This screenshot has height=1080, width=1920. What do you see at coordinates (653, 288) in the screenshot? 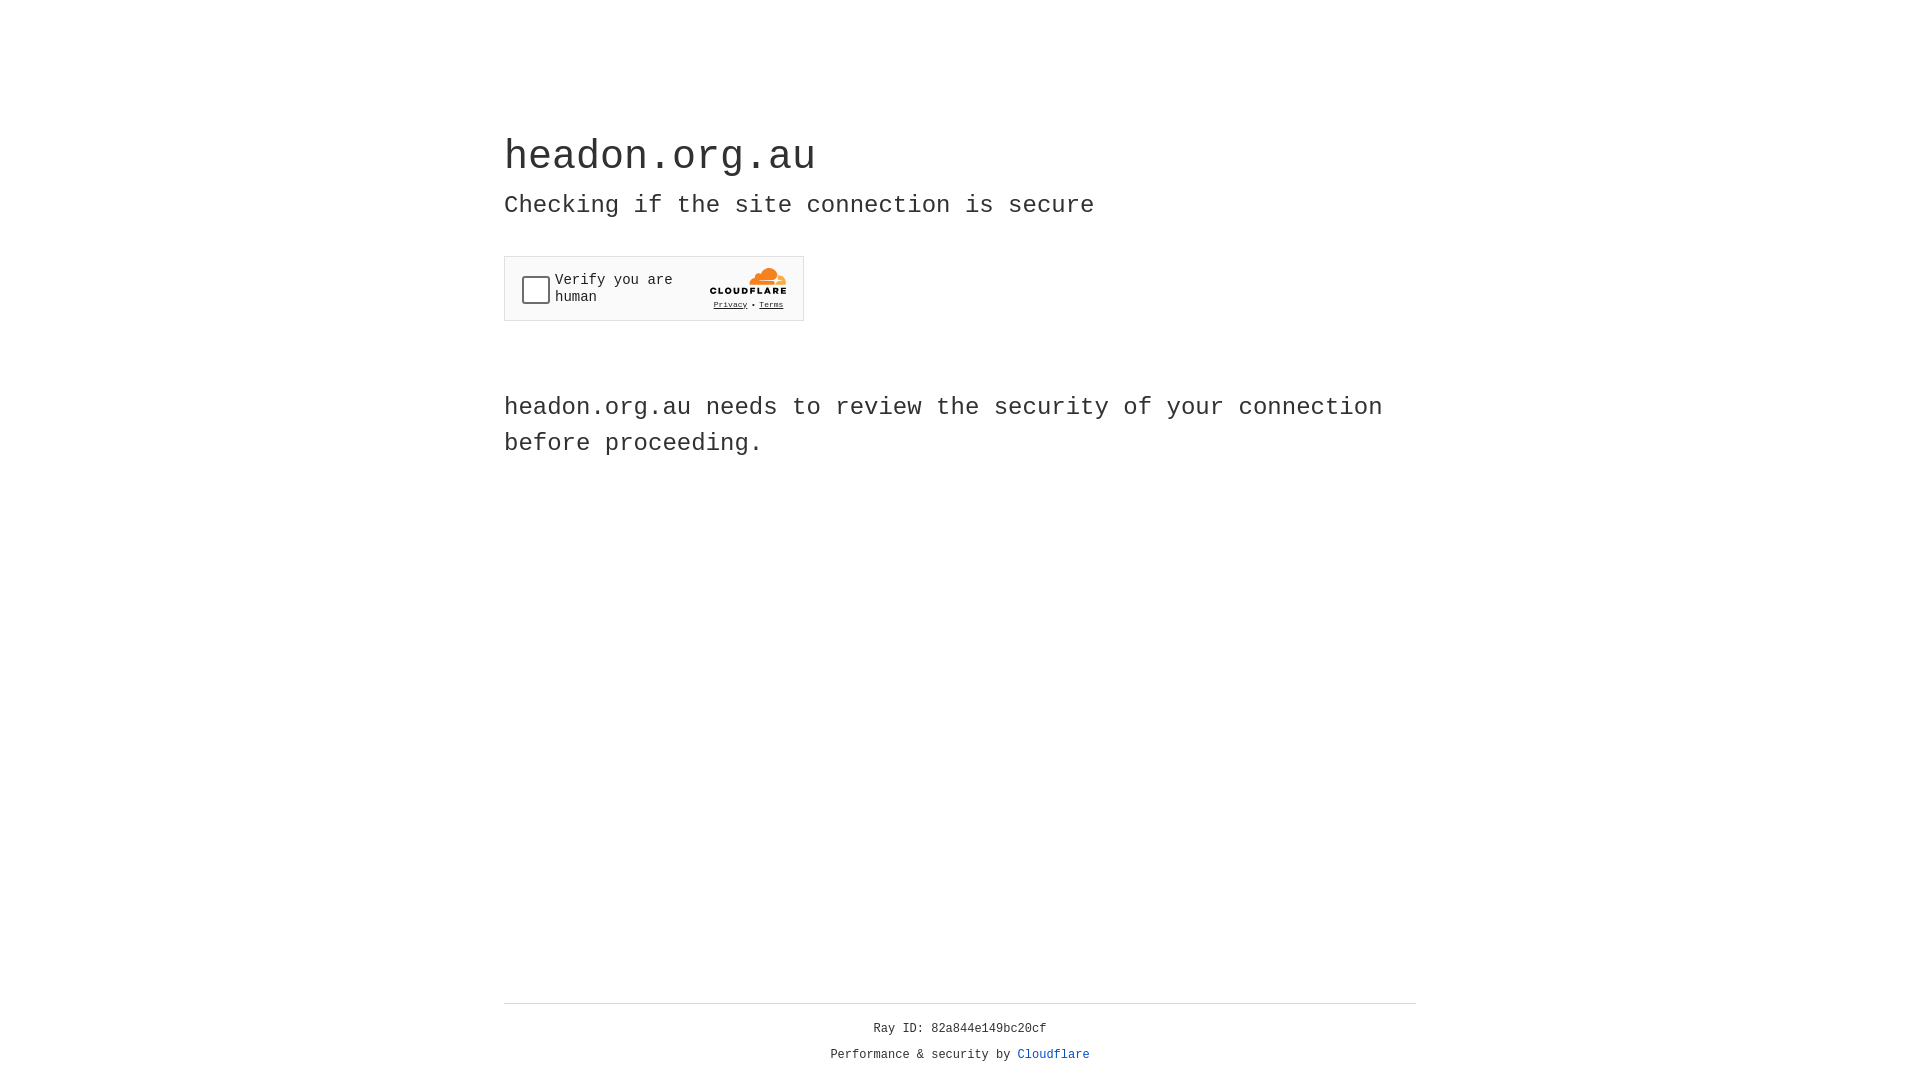
I see `'Widget containing a Cloudflare security challenge'` at bounding box center [653, 288].